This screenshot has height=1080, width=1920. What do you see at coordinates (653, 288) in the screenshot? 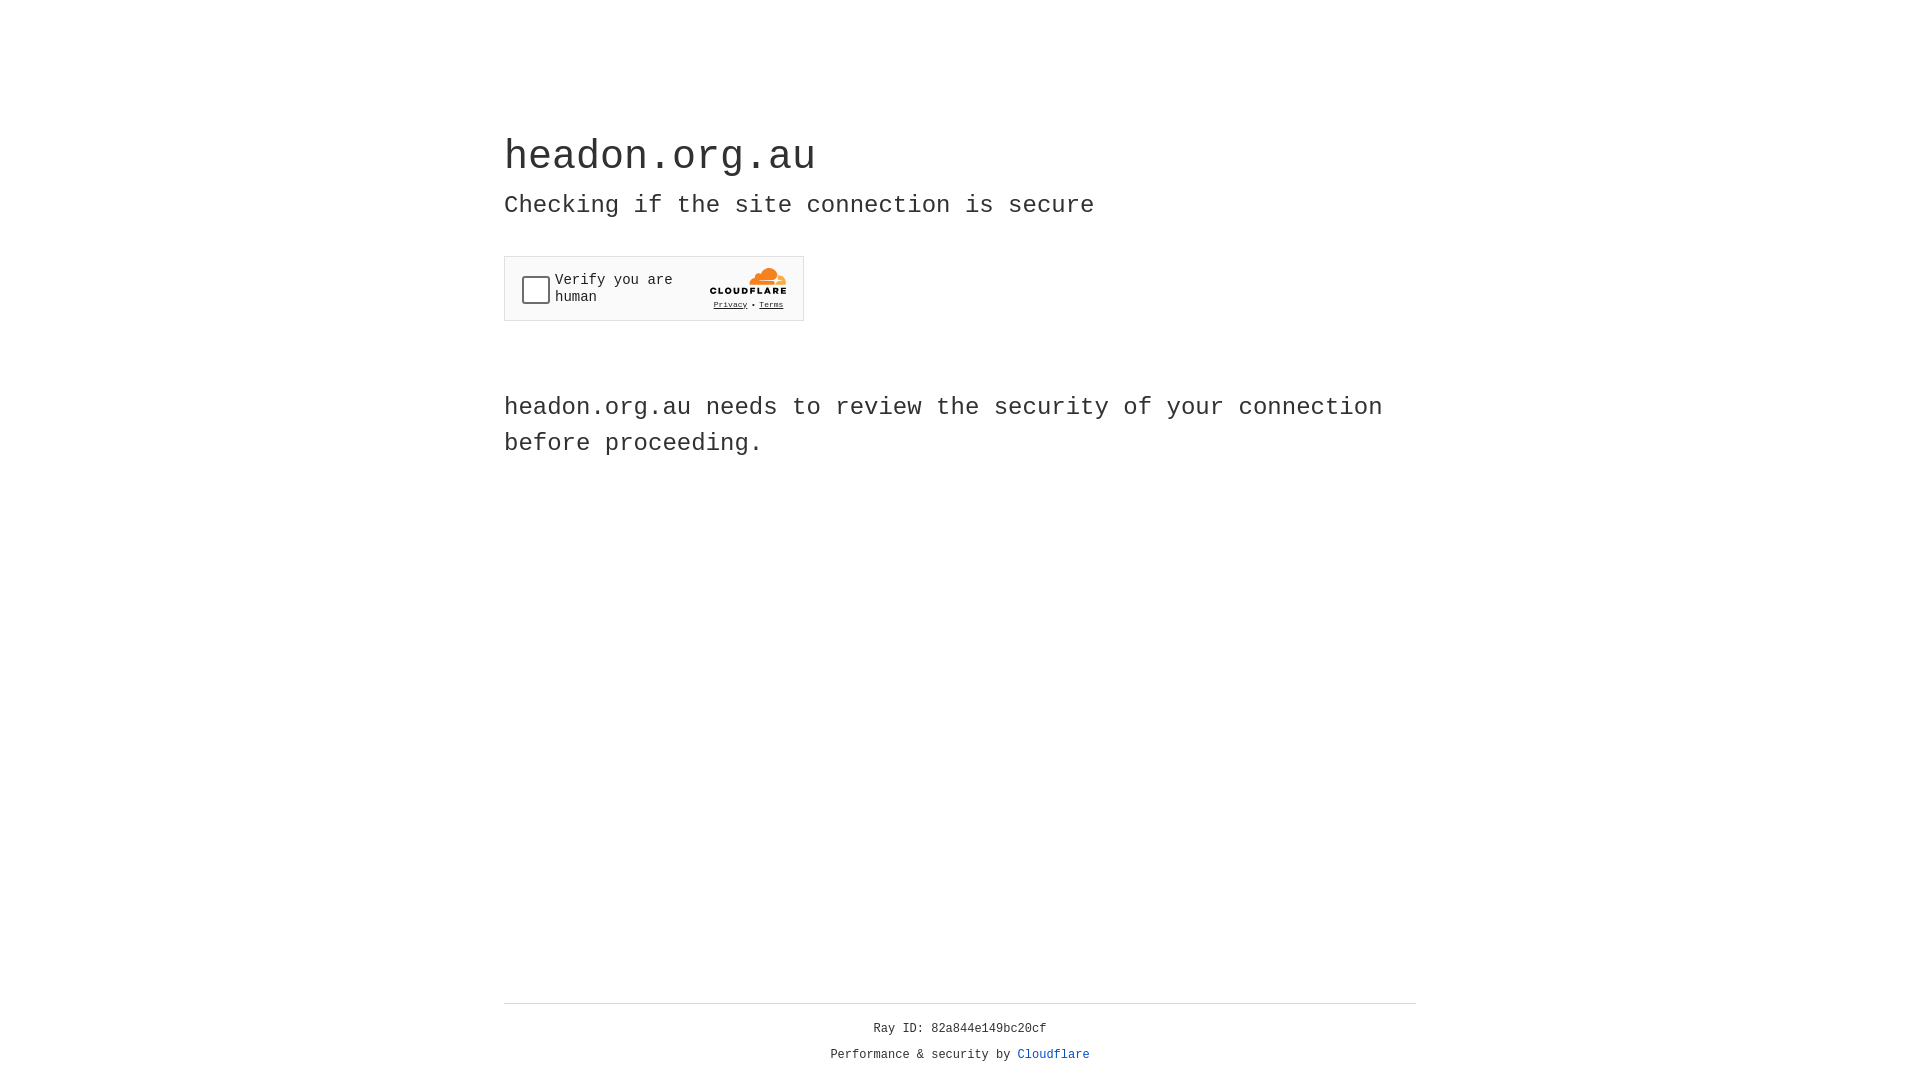
I see `'Widget containing a Cloudflare security challenge'` at bounding box center [653, 288].